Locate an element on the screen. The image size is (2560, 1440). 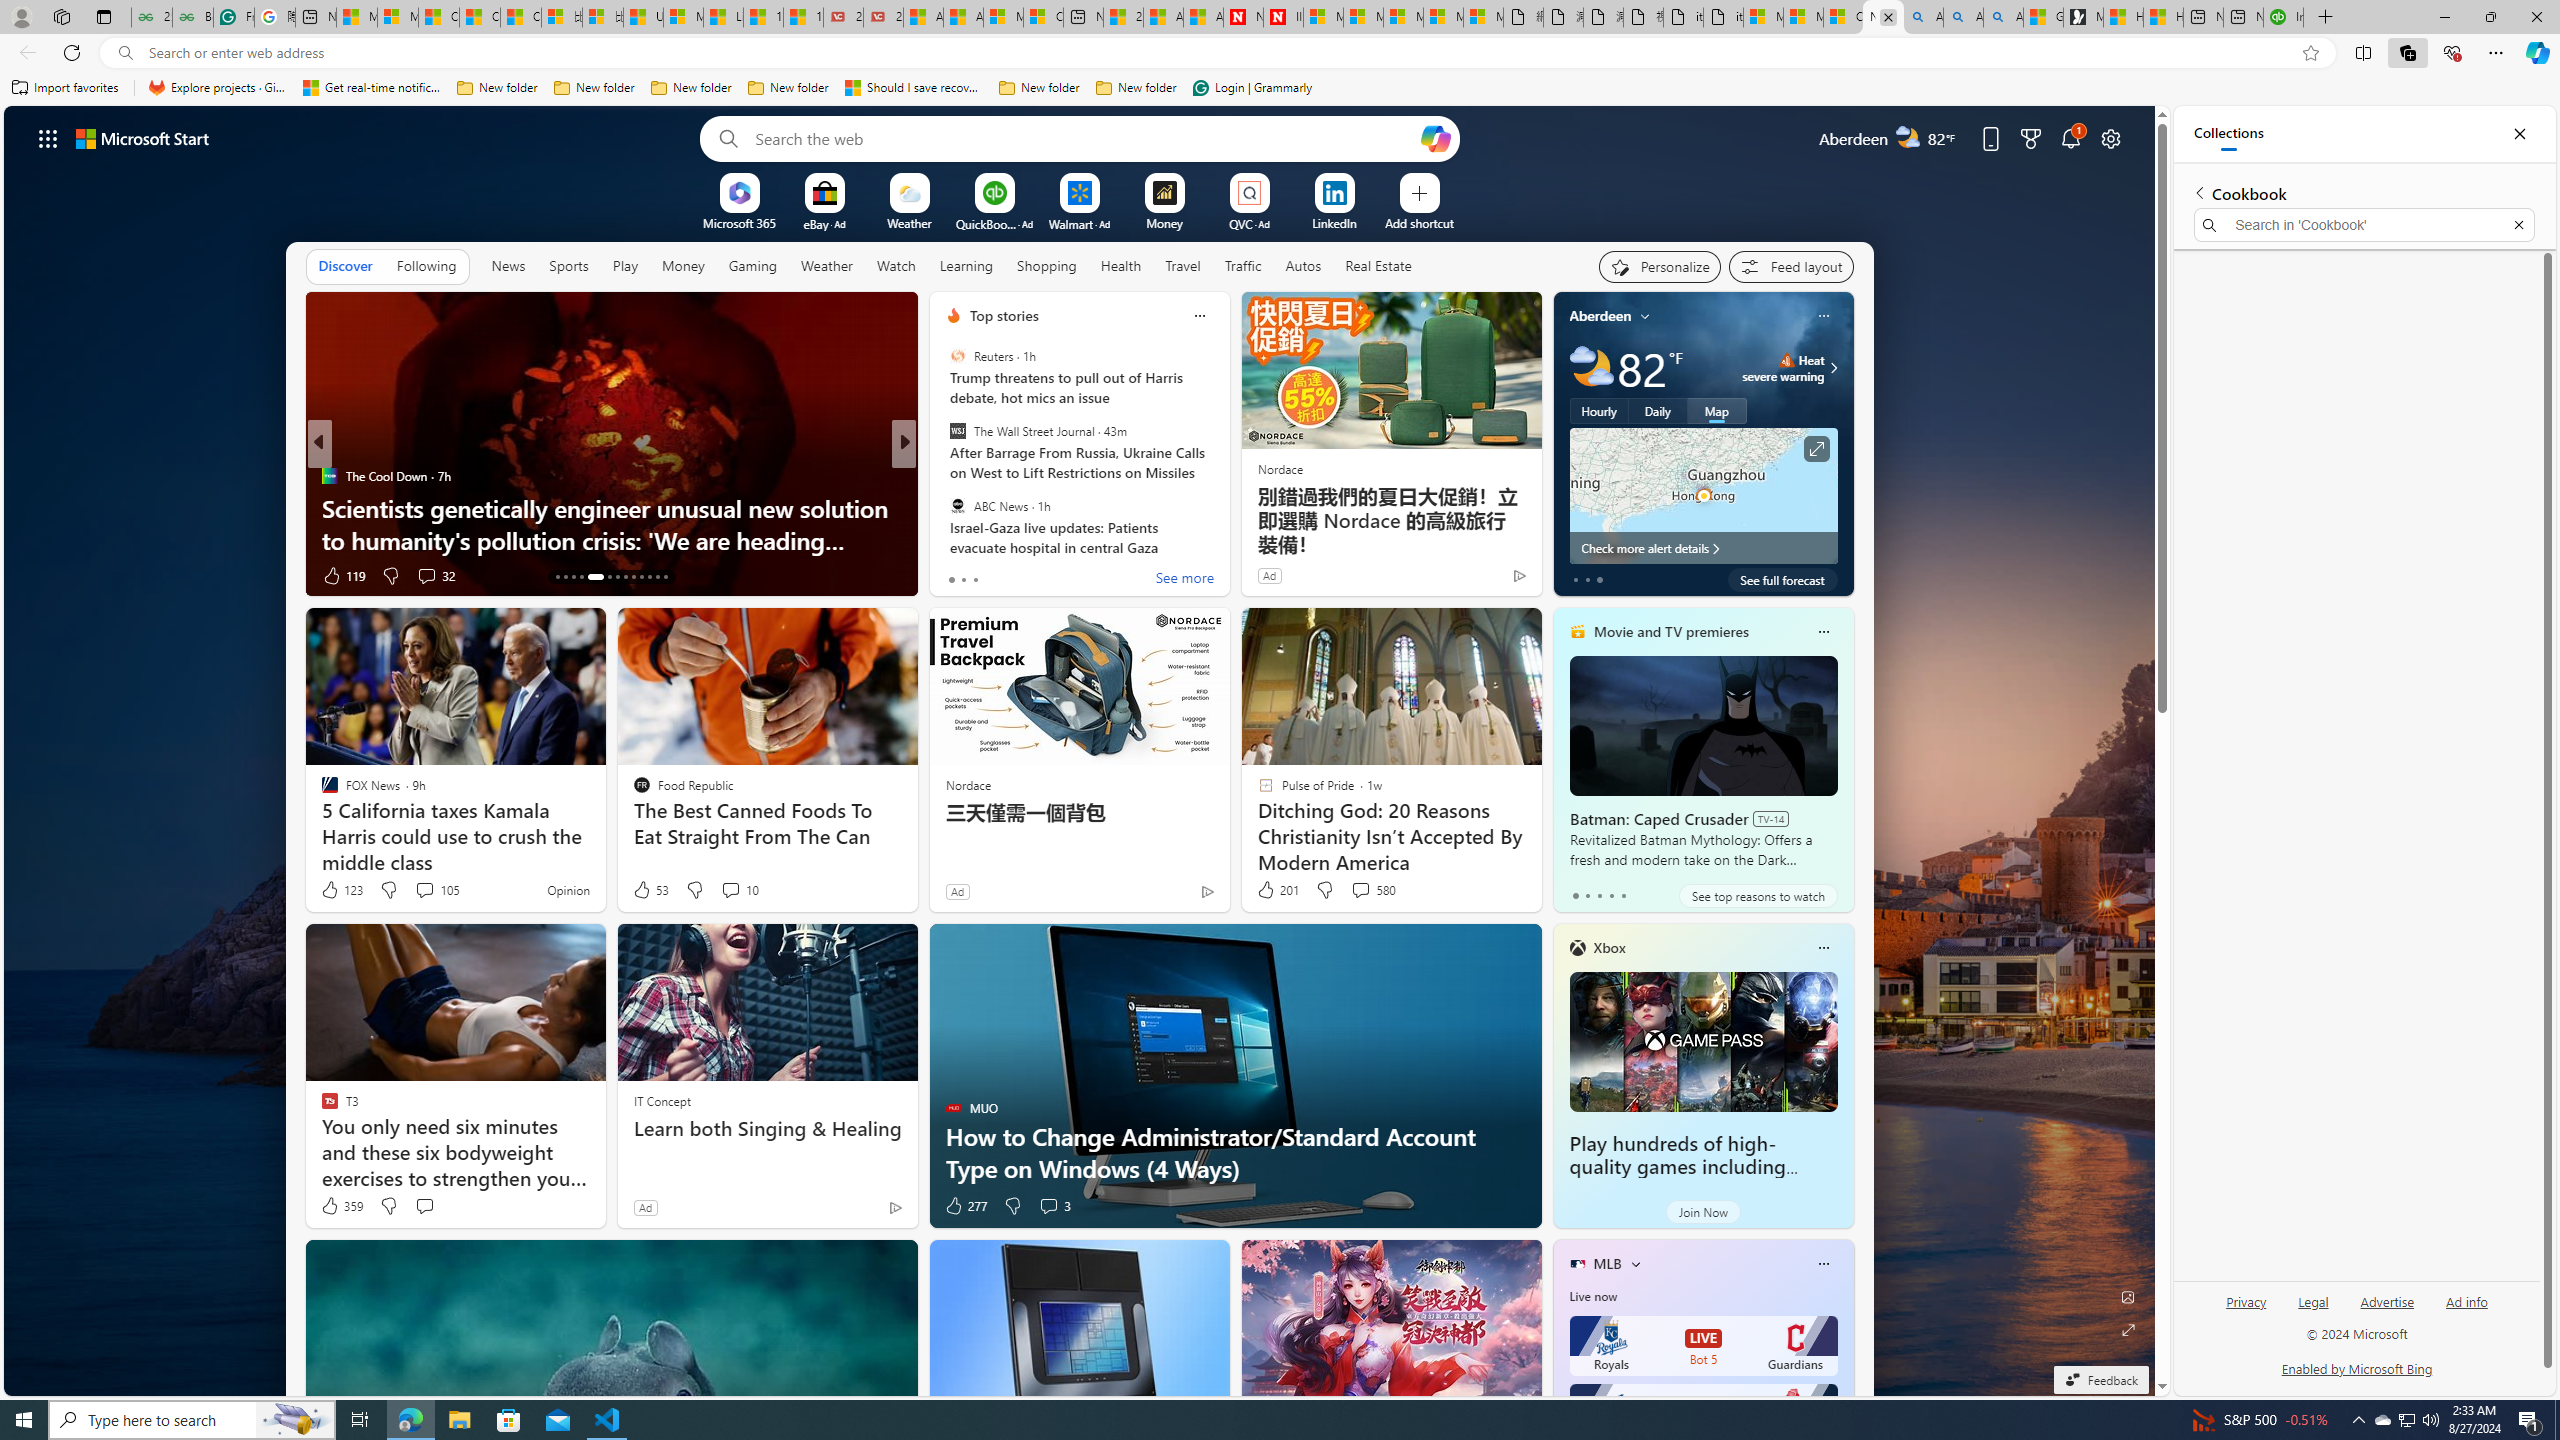
'138 Like' is located at coordinates (957, 575).